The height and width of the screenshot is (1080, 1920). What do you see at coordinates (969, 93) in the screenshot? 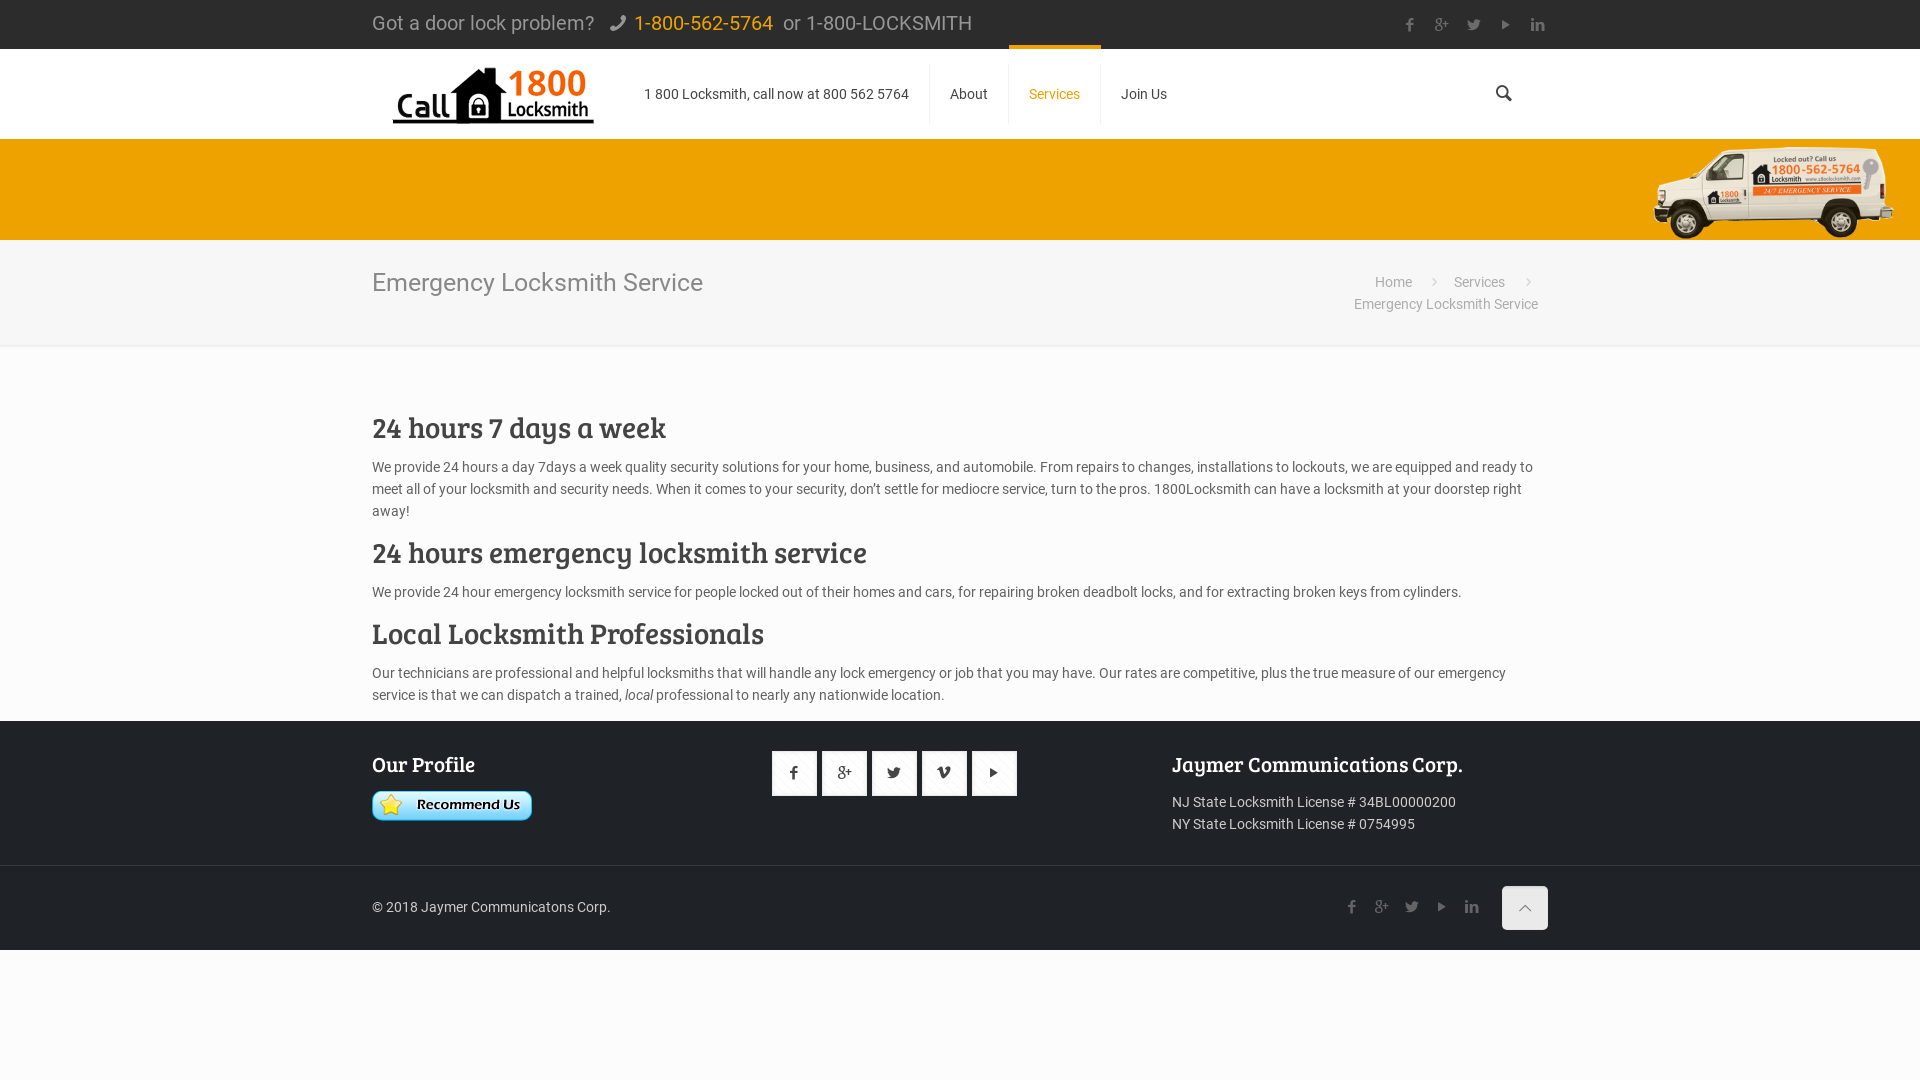
I see `'About'` at bounding box center [969, 93].